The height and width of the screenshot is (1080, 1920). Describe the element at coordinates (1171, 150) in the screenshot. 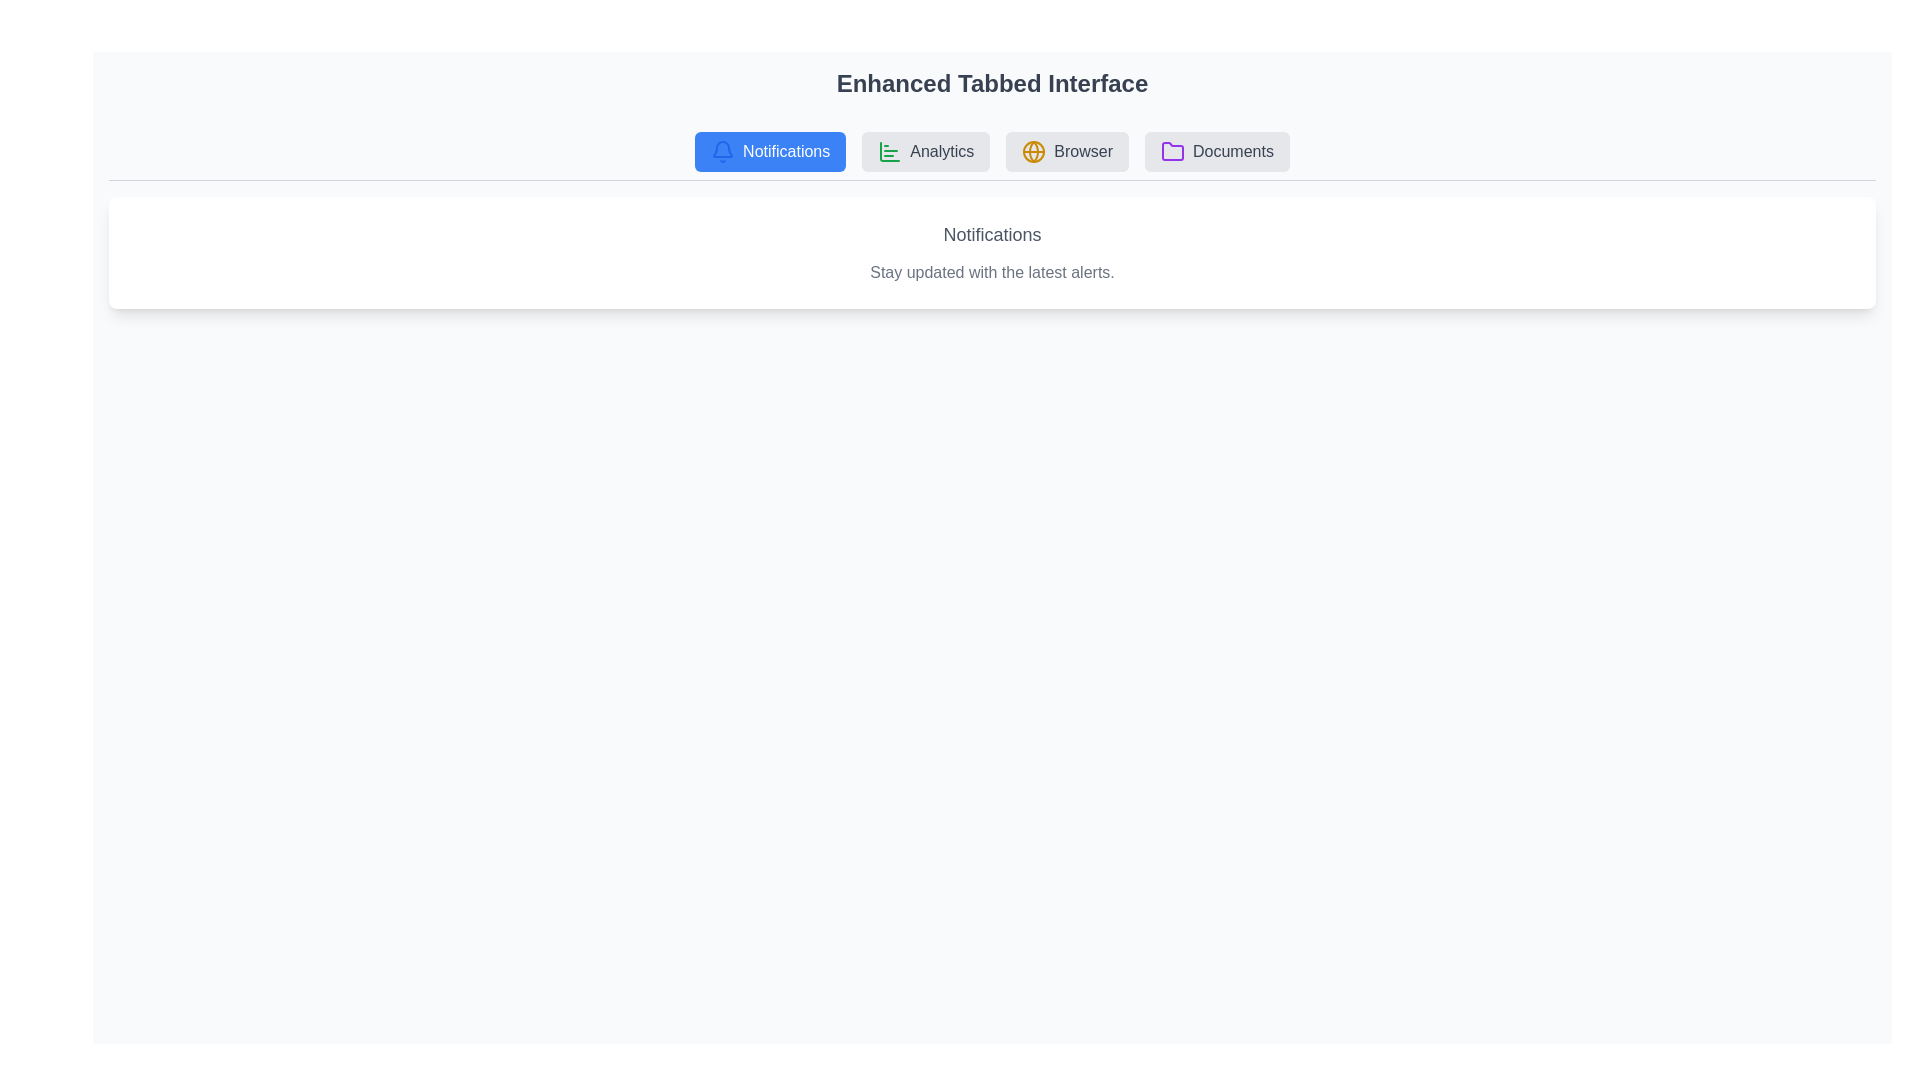

I see `the icon associated with the Documents tab` at that location.